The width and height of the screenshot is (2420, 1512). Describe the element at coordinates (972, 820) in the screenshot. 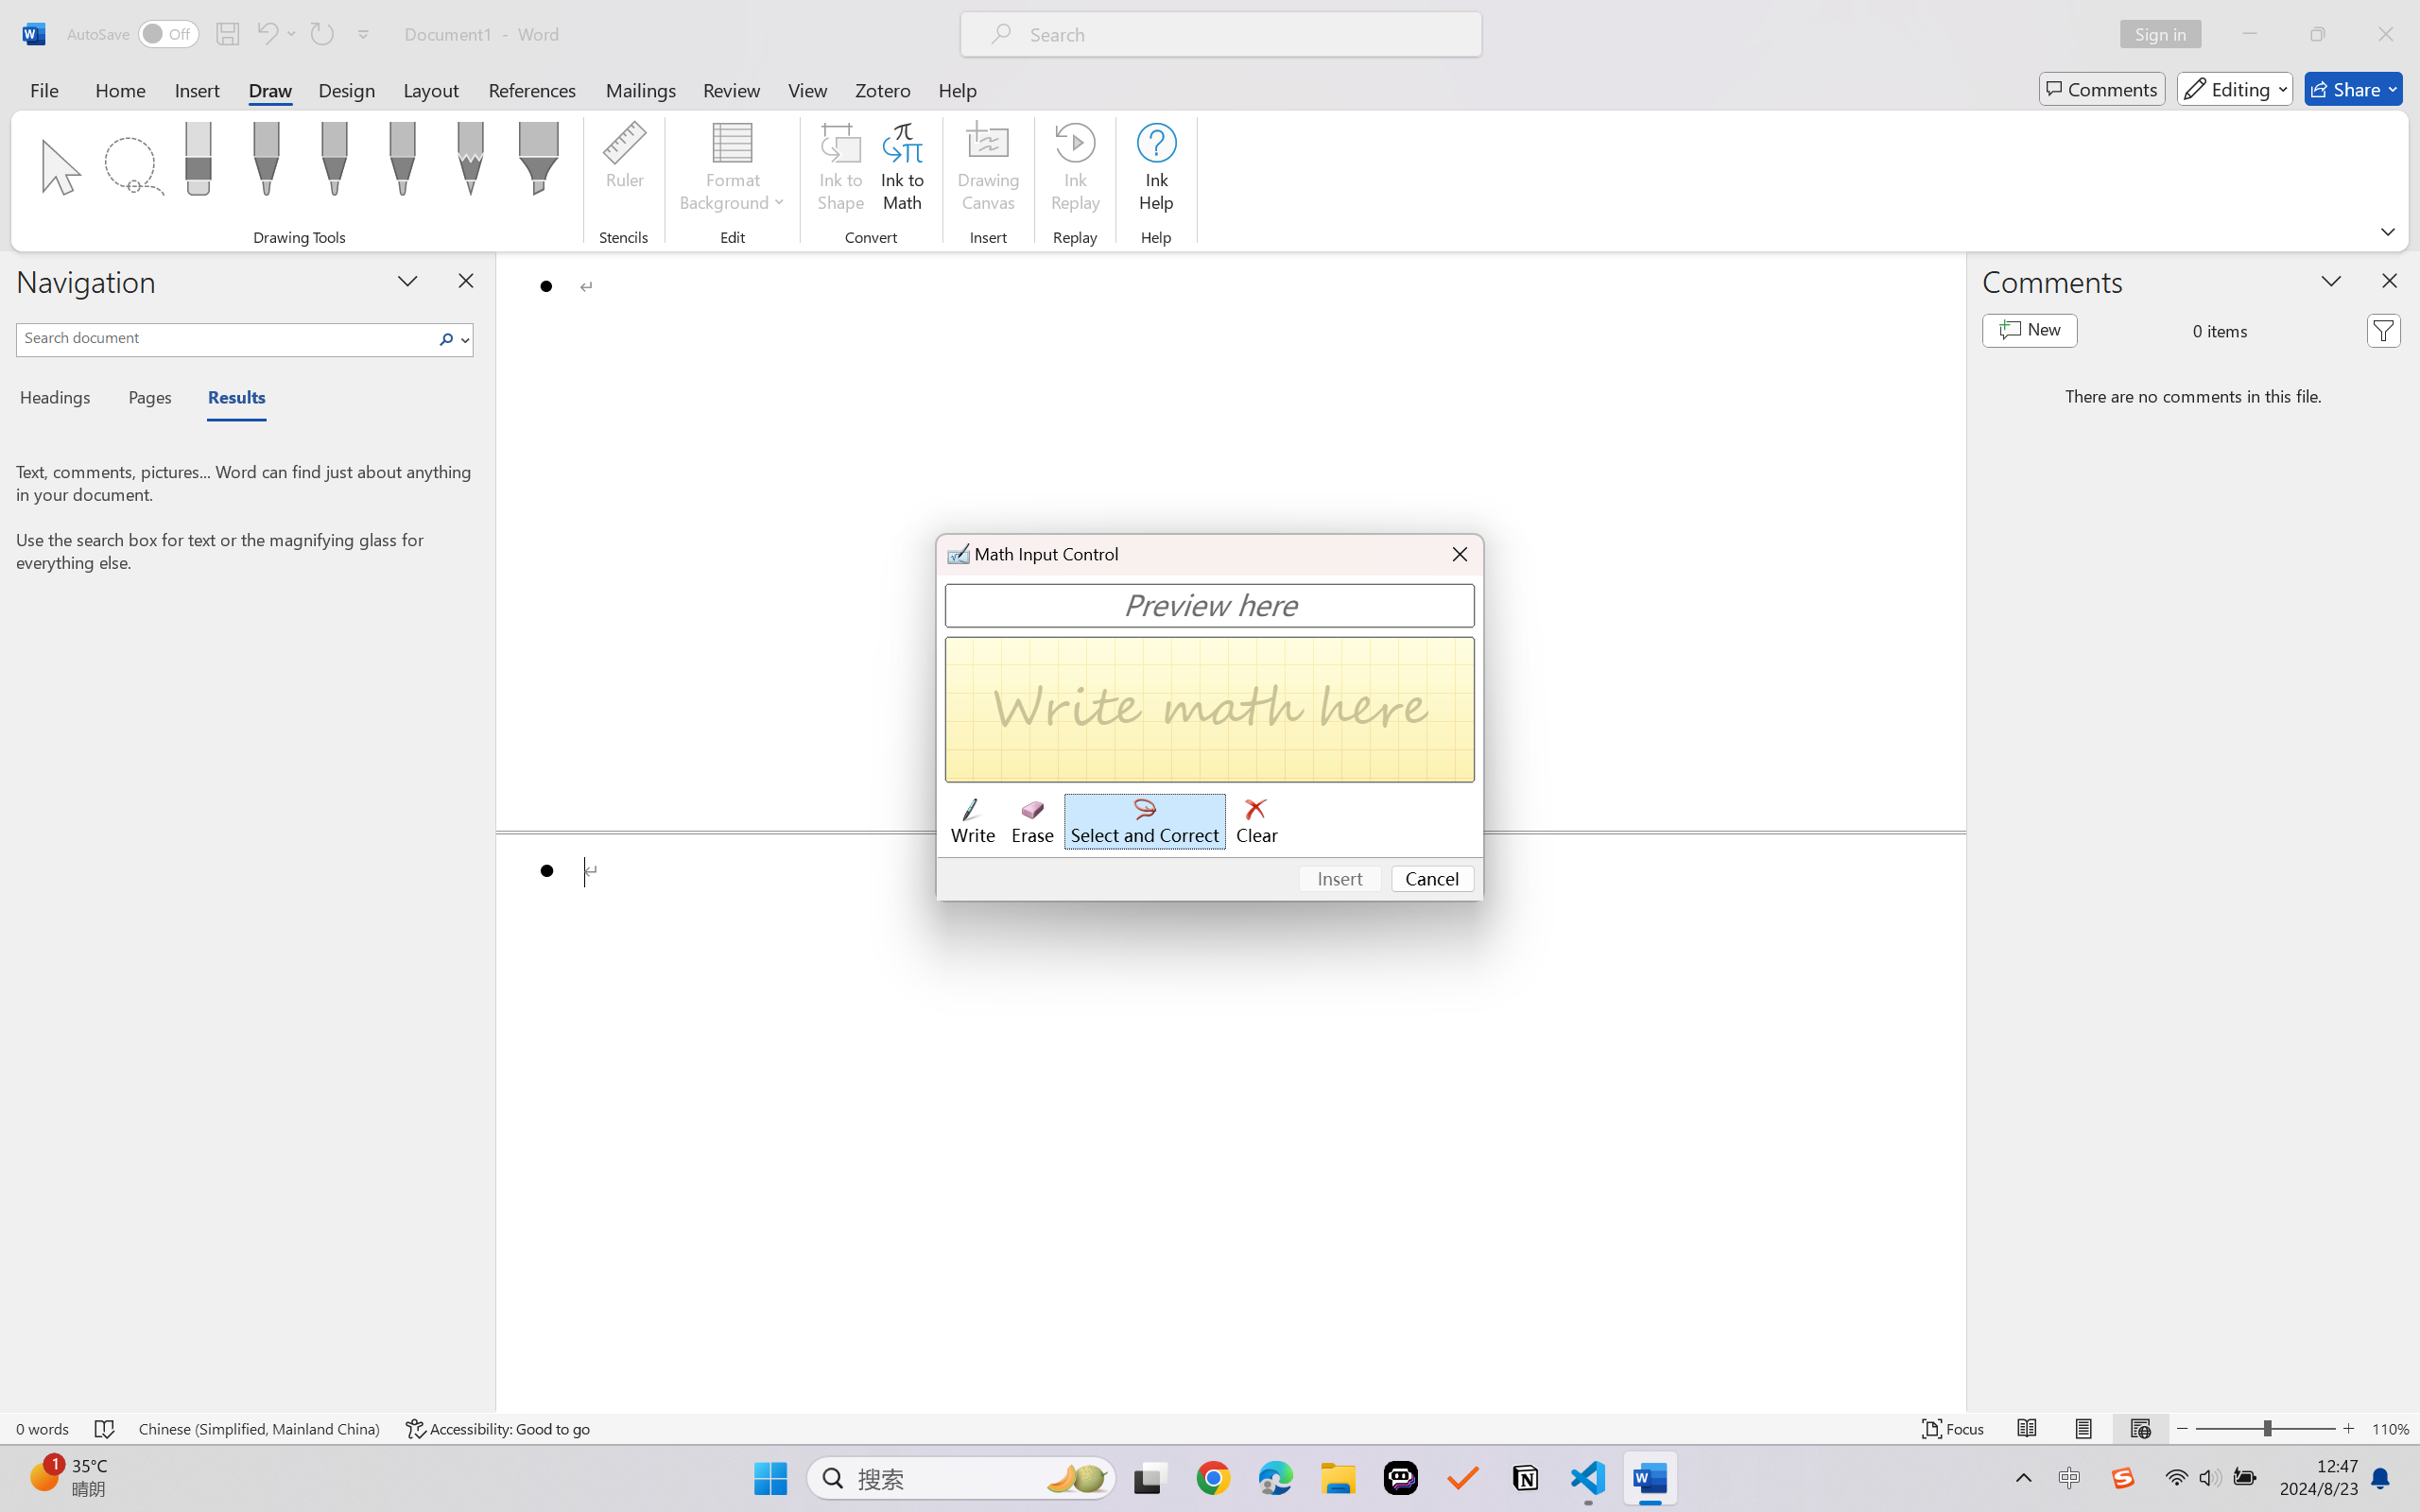

I see `'Write'` at that location.